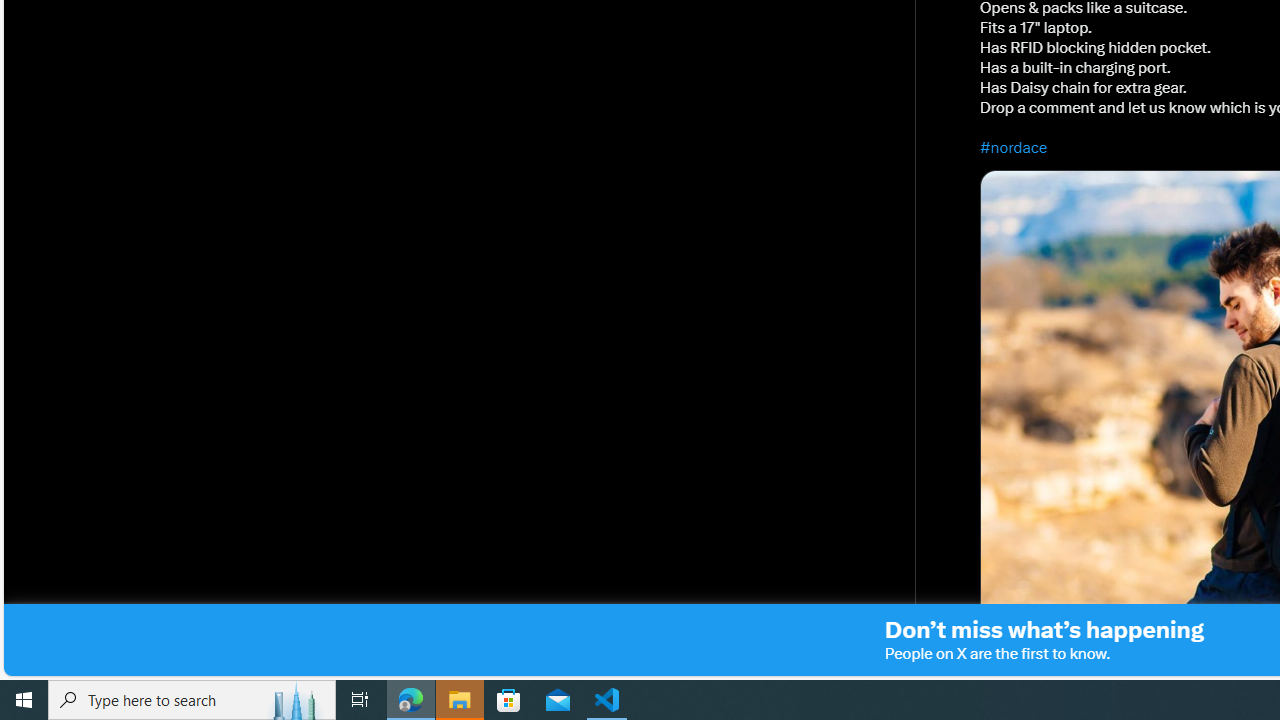  Describe the element at coordinates (1014, 146) in the screenshot. I see `'#nordace'` at that location.